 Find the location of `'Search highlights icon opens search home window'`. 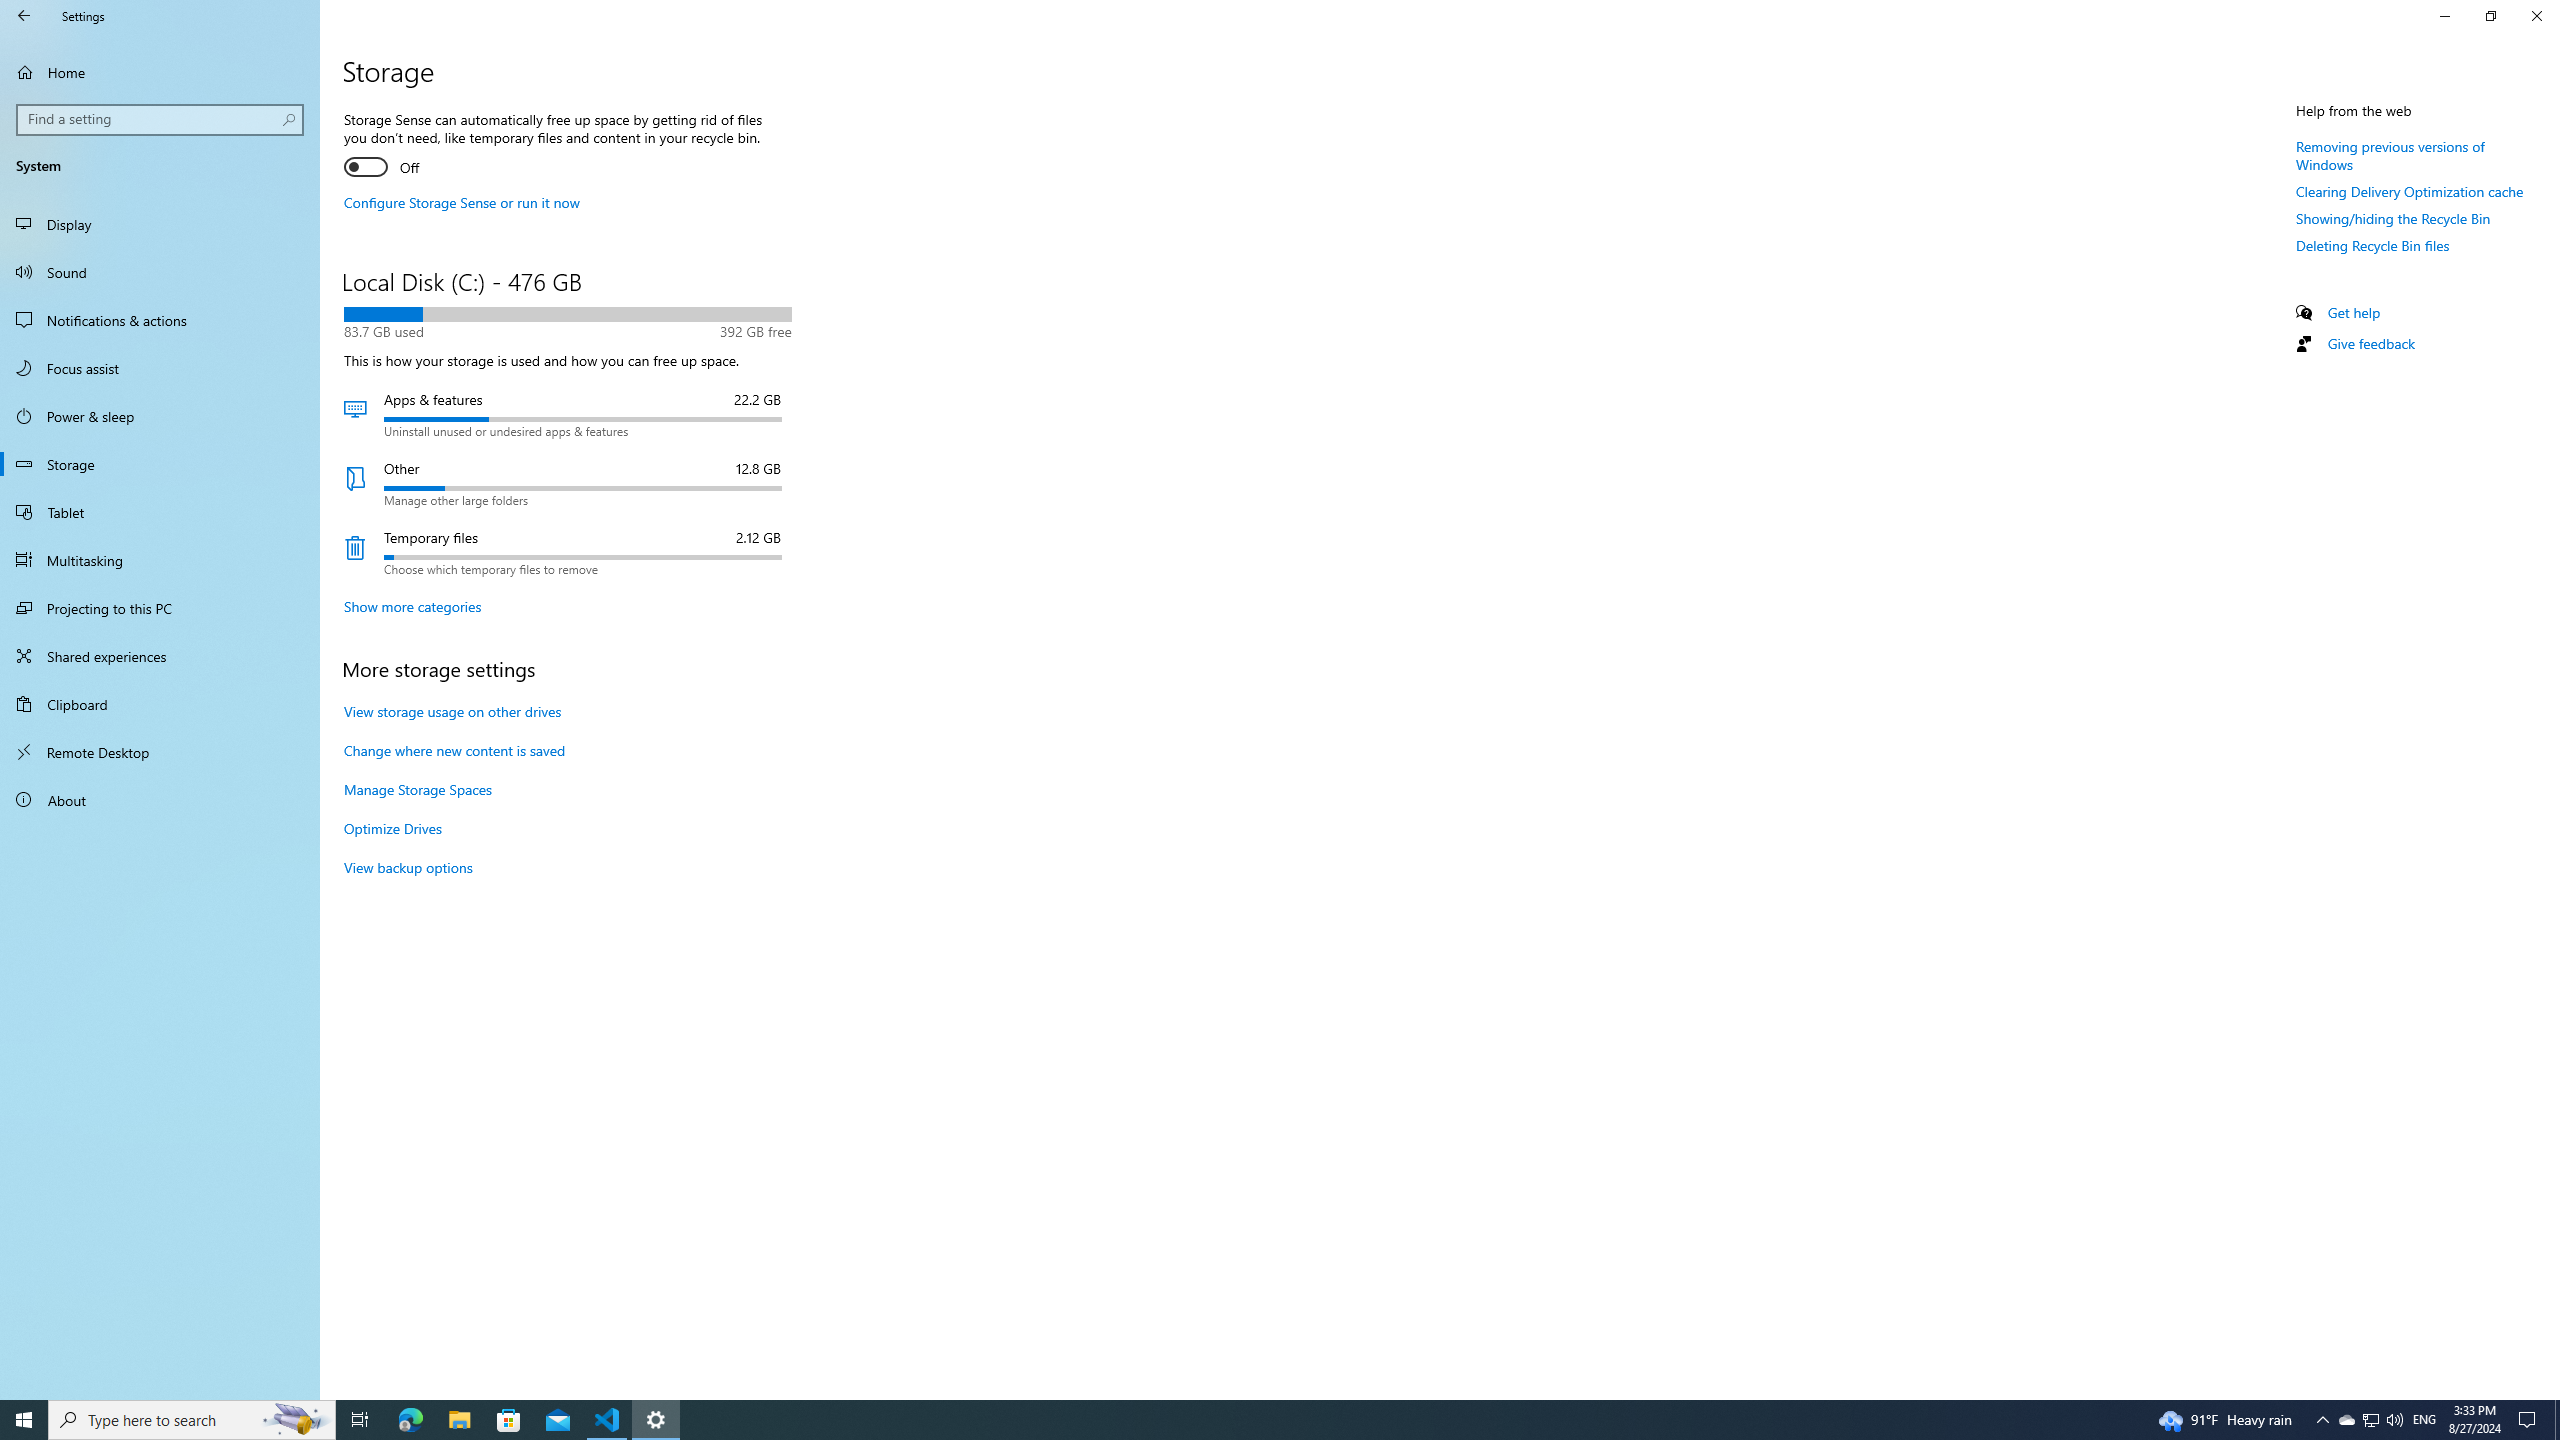

'Search highlights icon opens search home window' is located at coordinates (294, 1418).